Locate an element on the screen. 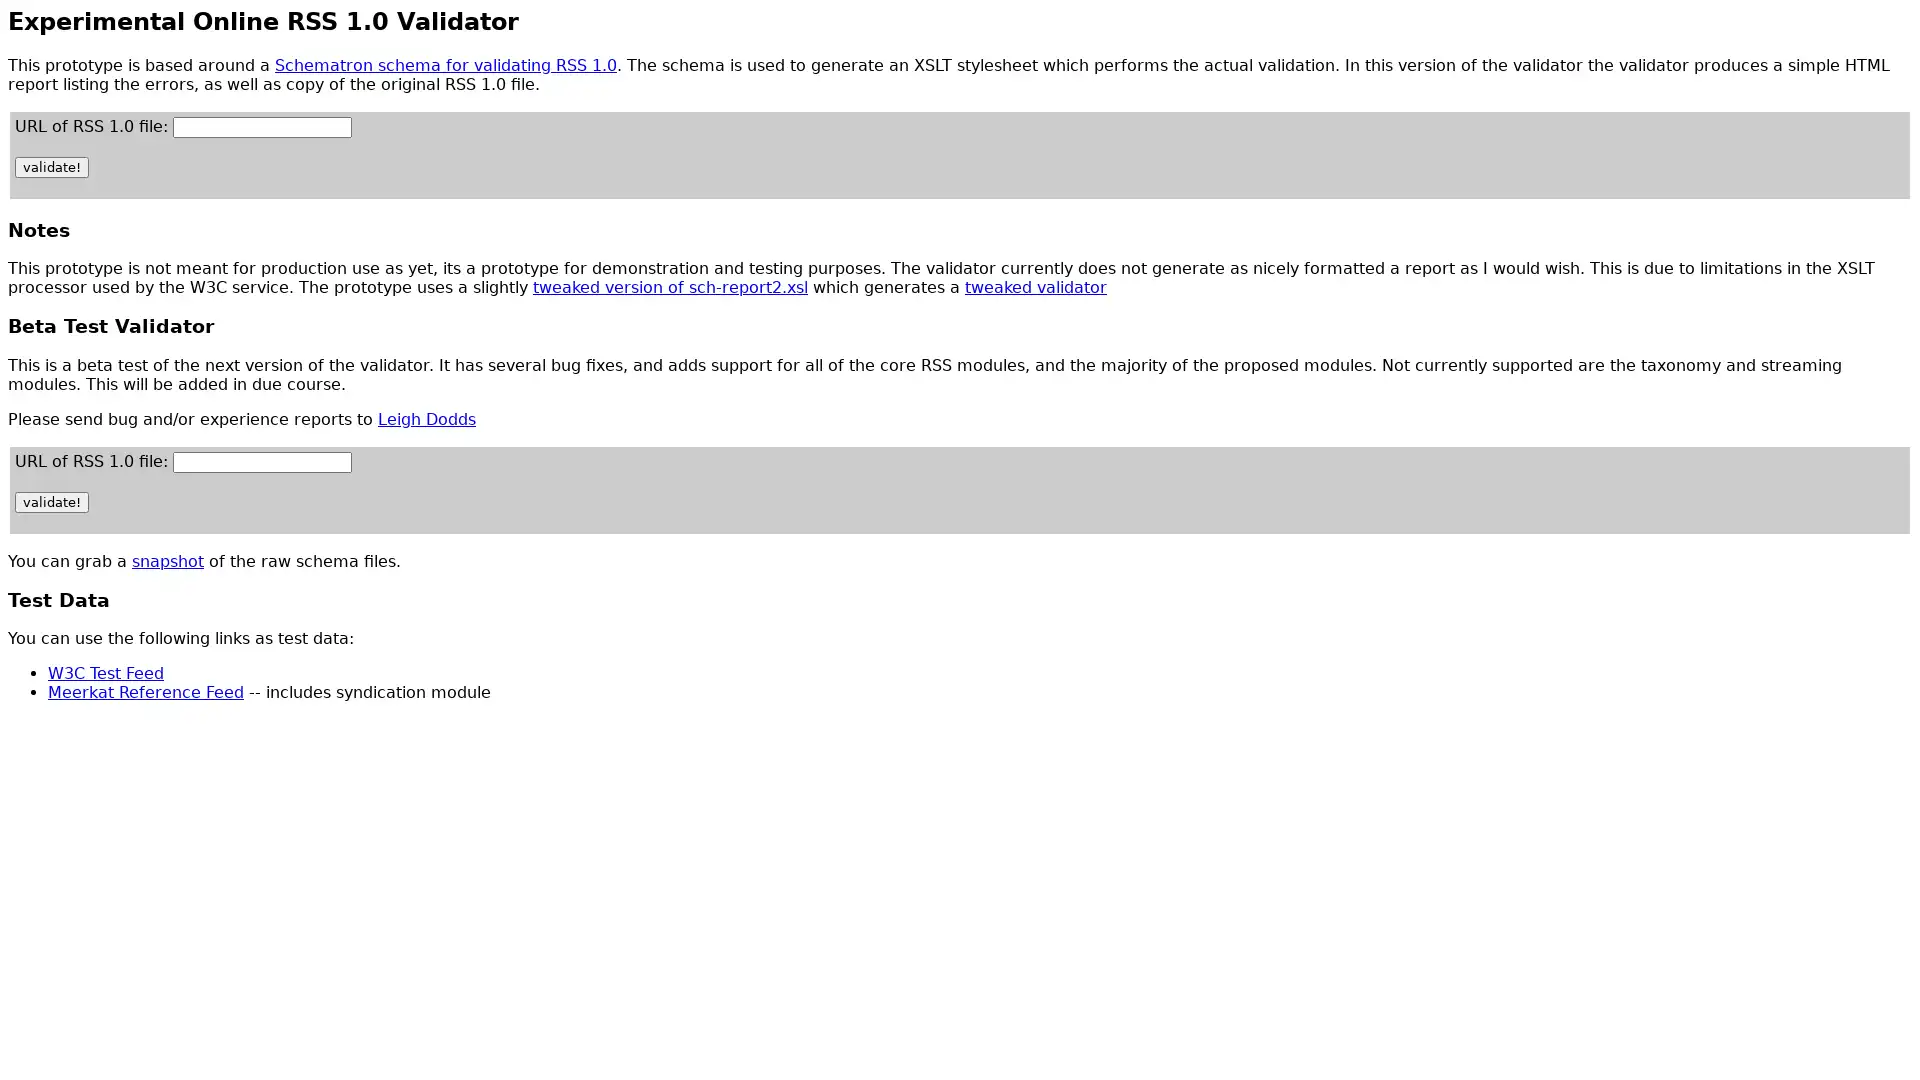 The image size is (1920, 1080). validate! is located at coordinates (52, 165).